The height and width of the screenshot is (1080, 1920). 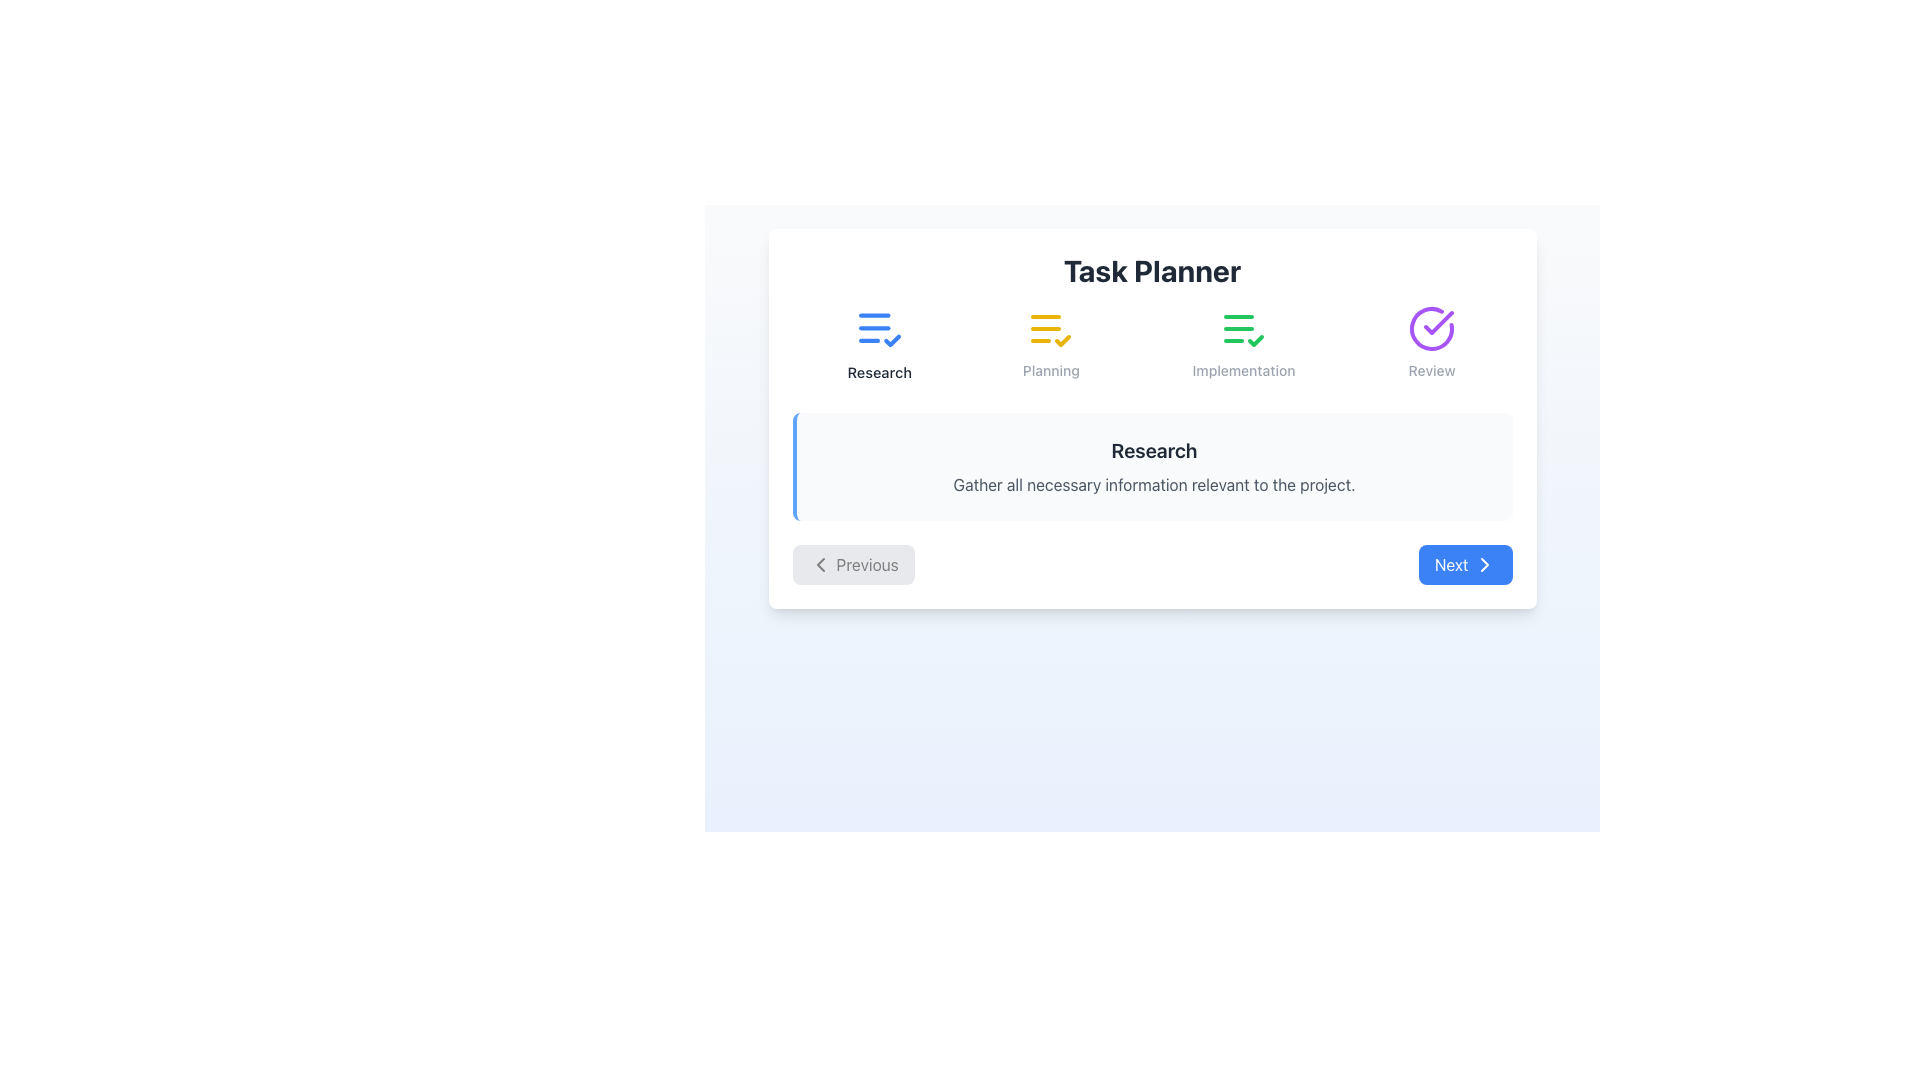 What do you see at coordinates (1438, 322) in the screenshot?
I see `the checkmark icon within the circular violet-shaded background, which indicates completion in the 'Review' category of the task planner interface` at bounding box center [1438, 322].